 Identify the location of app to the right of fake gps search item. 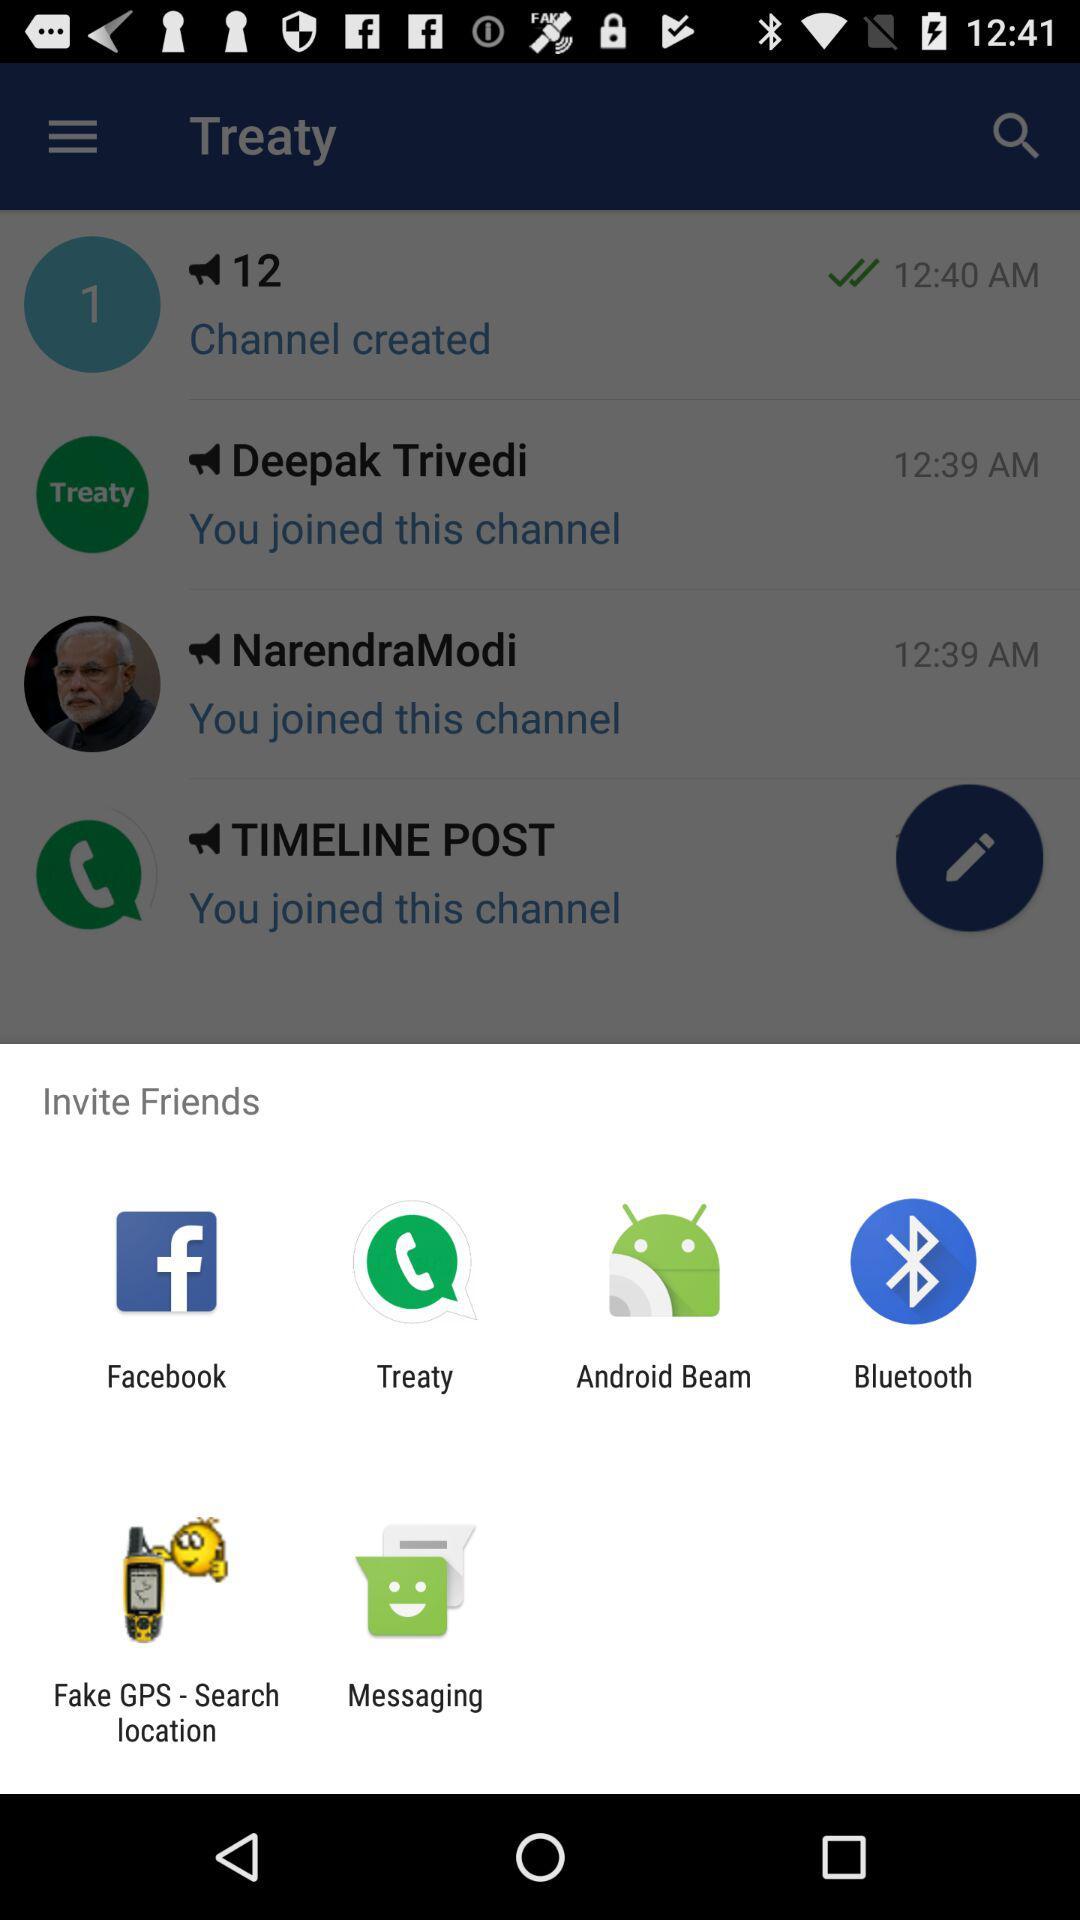
(414, 1711).